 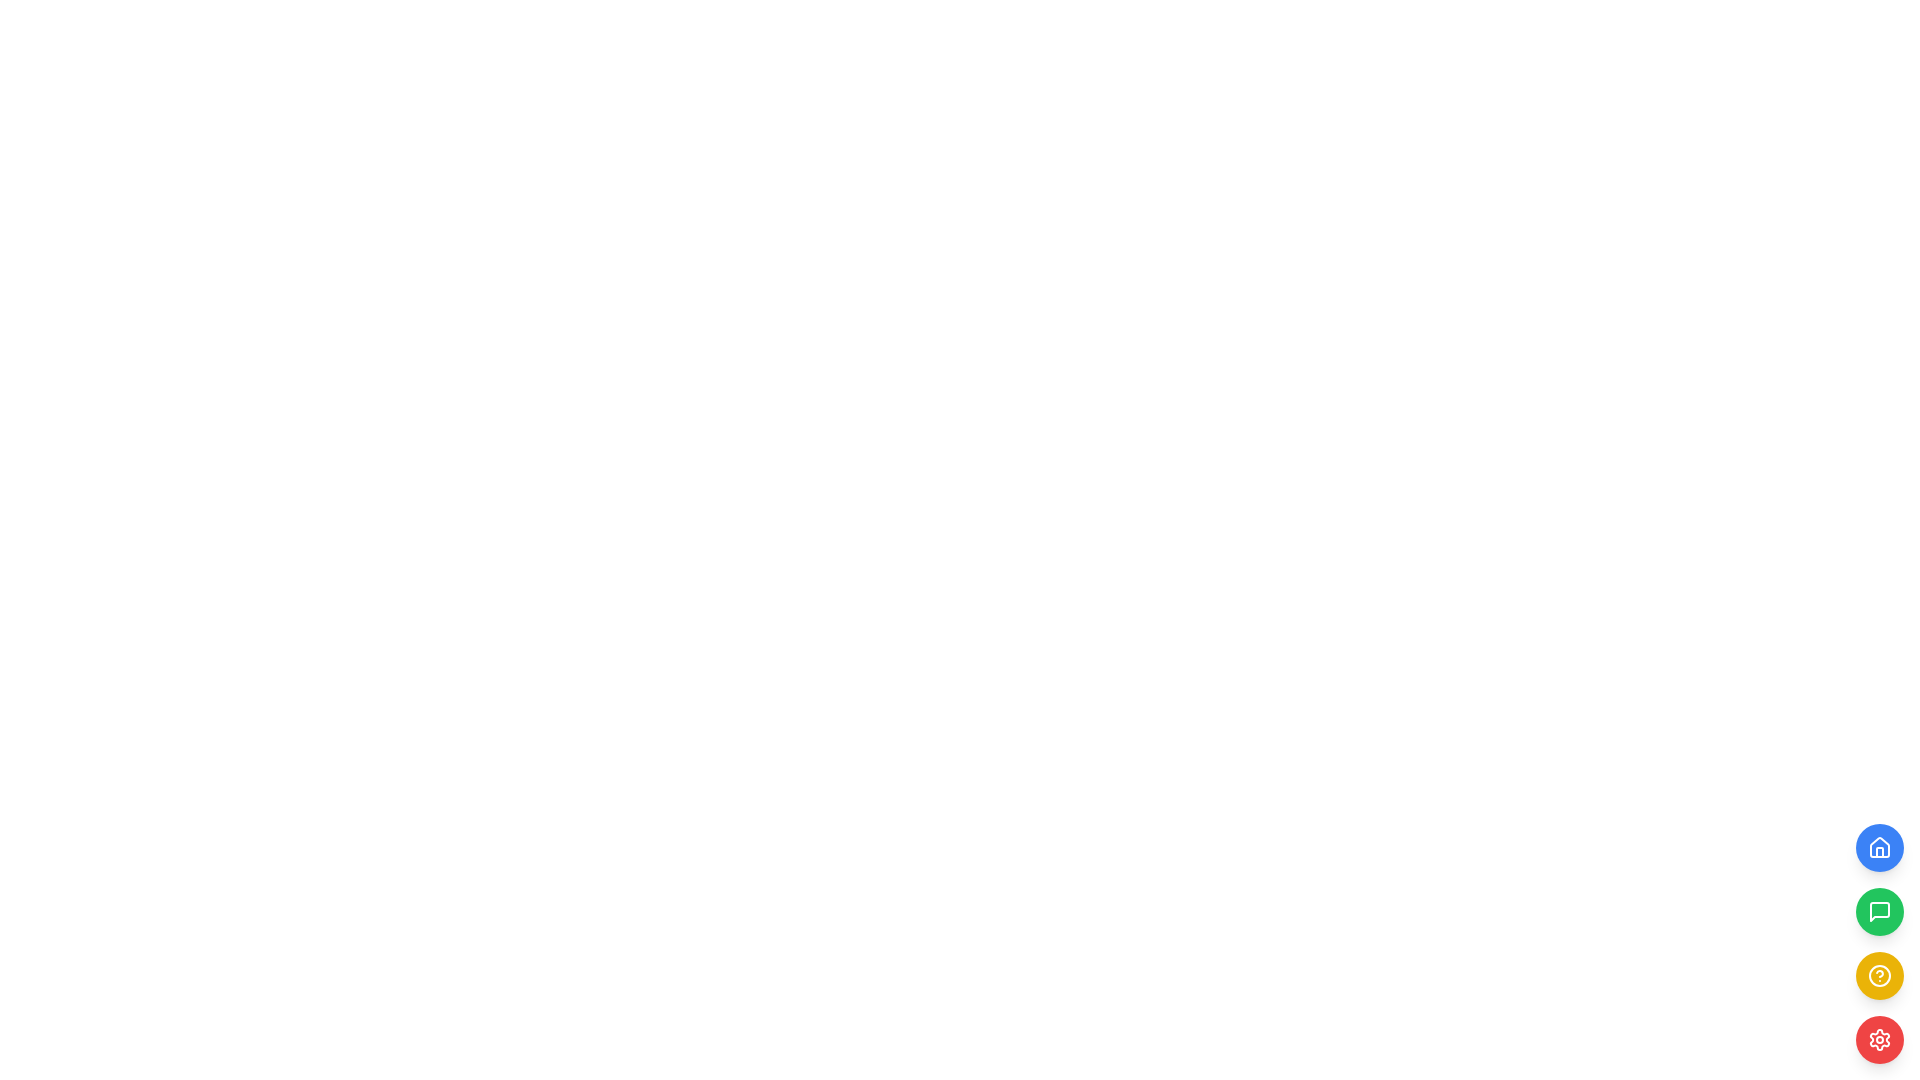 What do you see at coordinates (1879, 911) in the screenshot?
I see `the green circular button with a white chat bubble icon located below the blue home button in the vertical row of circular buttons` at bounding box center [1879, 911].